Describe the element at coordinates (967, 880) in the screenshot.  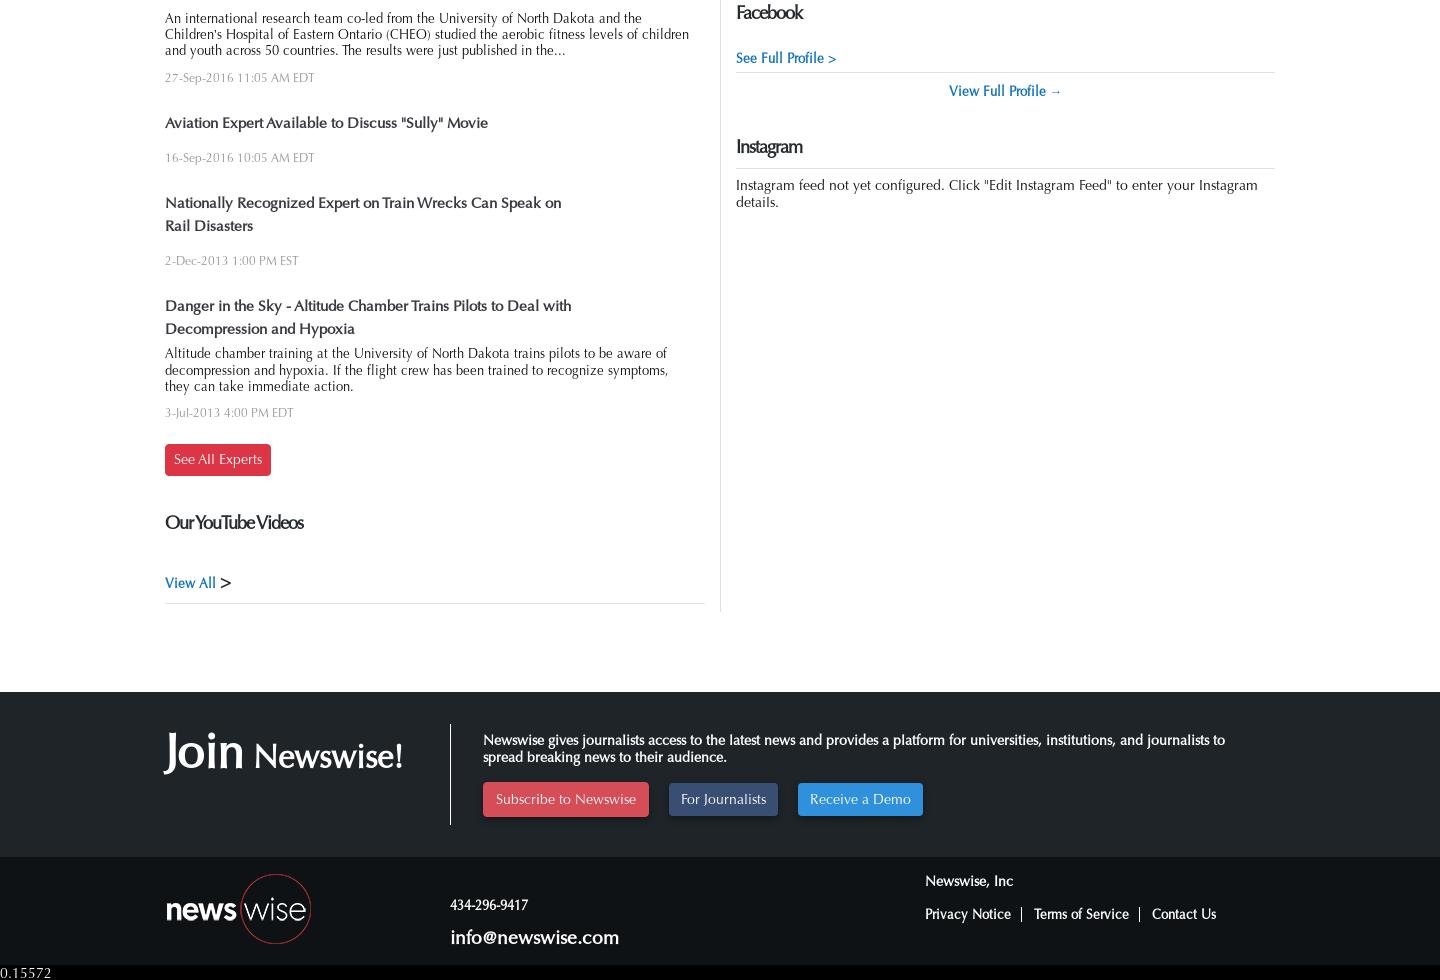
I see `'Newswise, Inc'` at that location.